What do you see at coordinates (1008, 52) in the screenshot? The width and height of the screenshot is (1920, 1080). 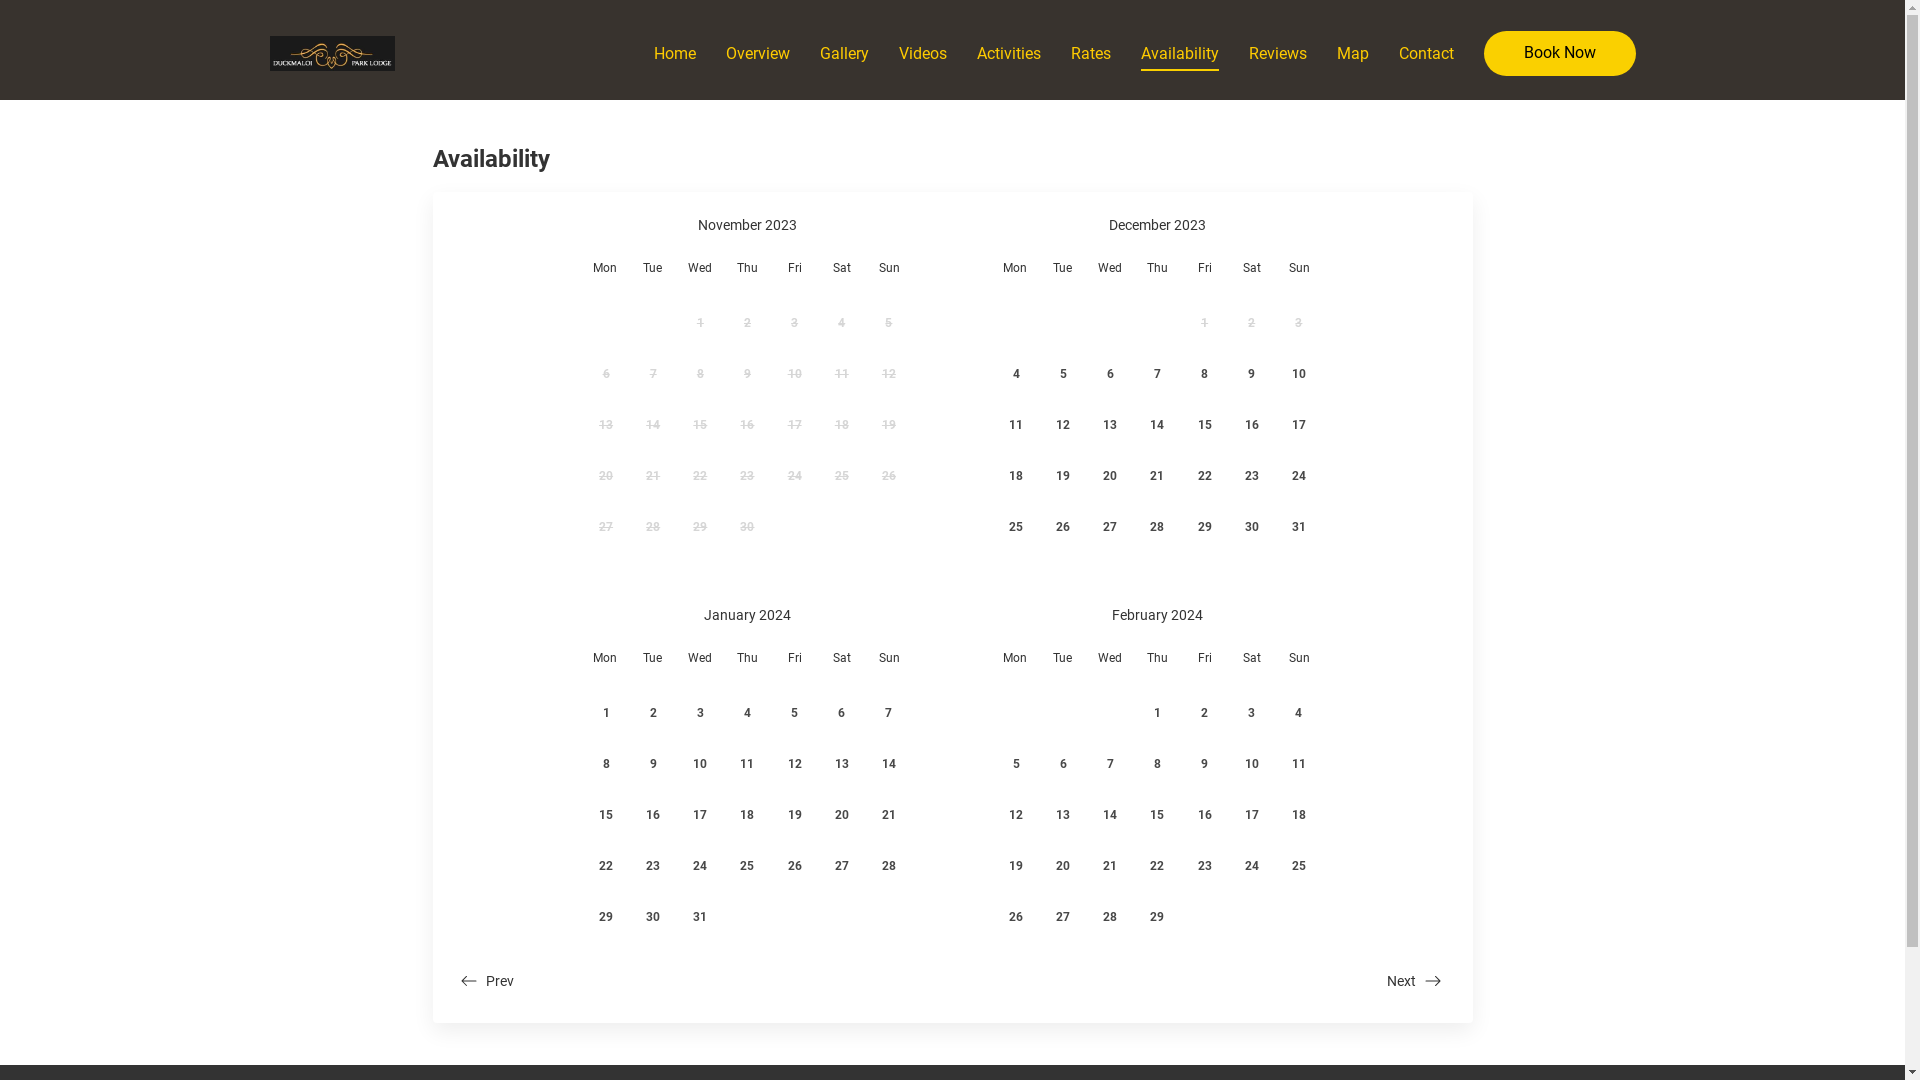 I see `'Activities'` at bounding box center [1008, 52].